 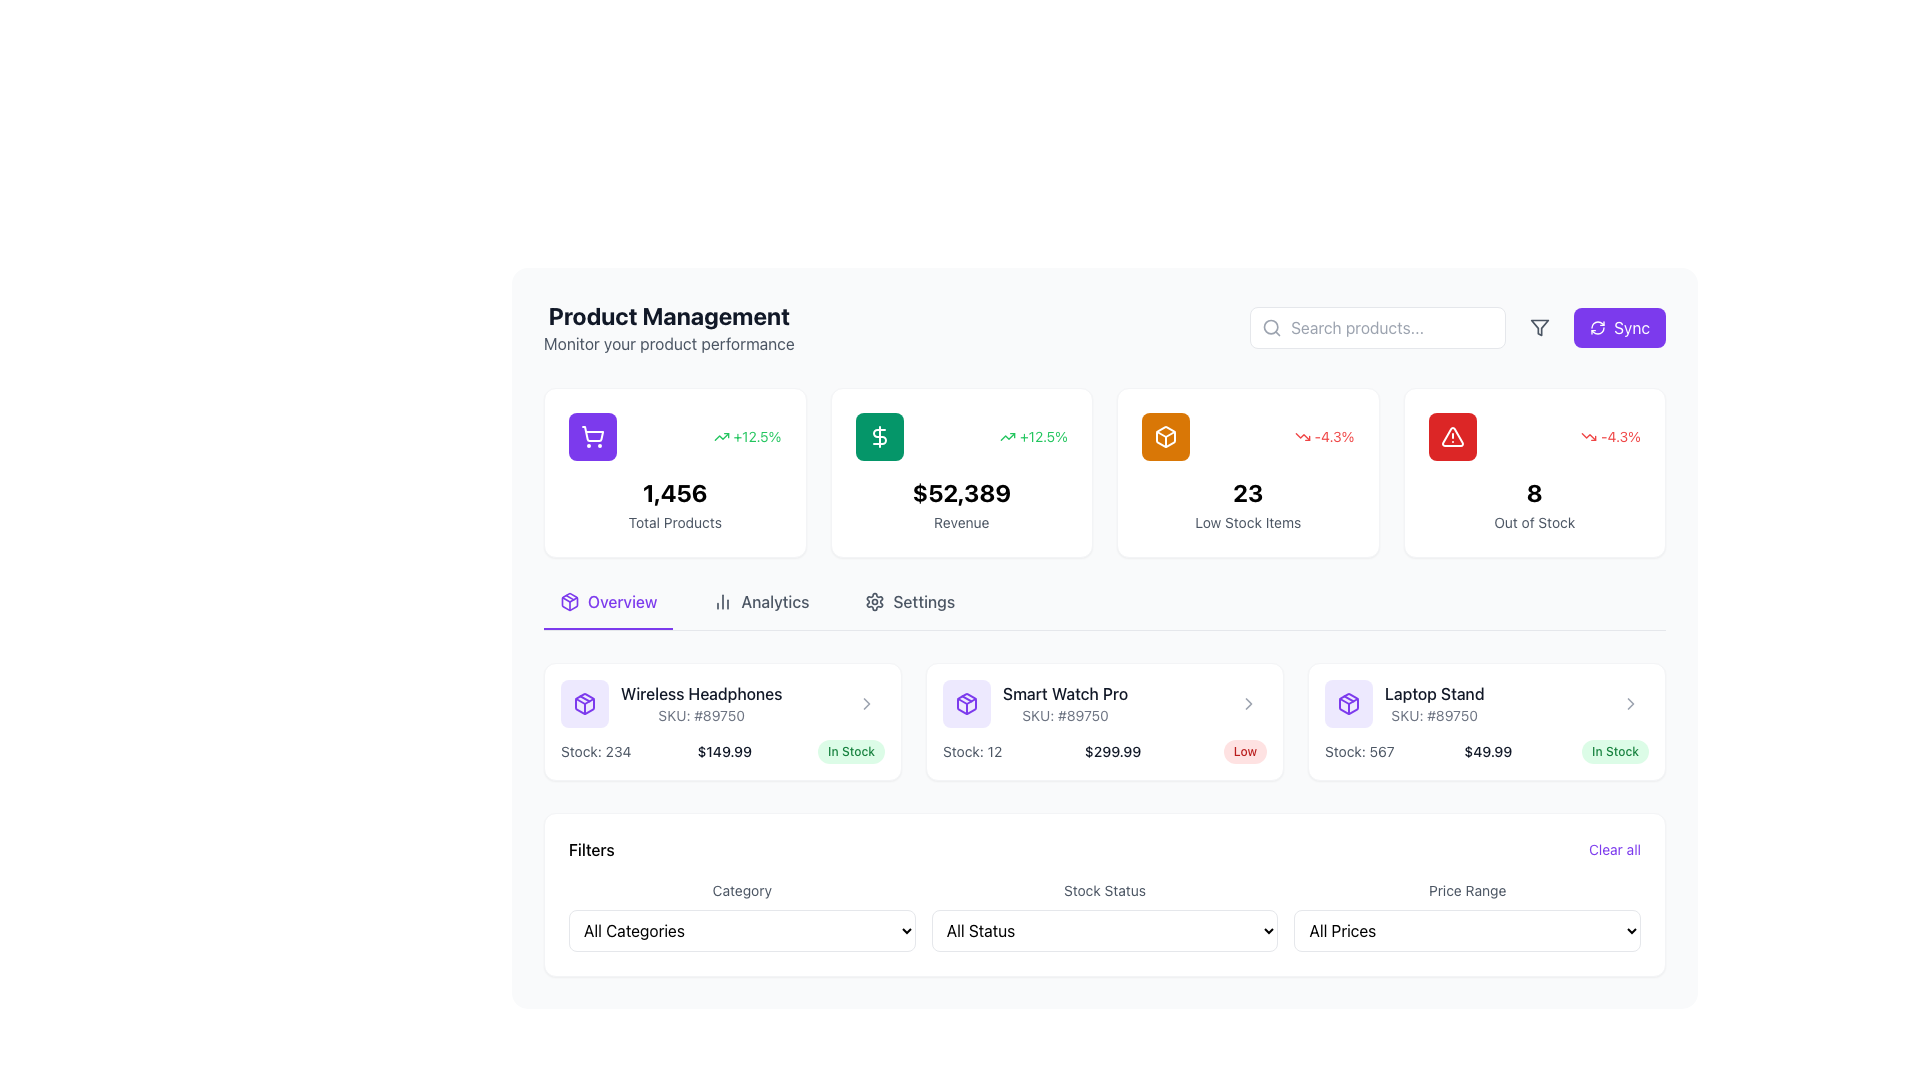 What do you see at coordinates (1064, 715) in the screenshot?
I see `the SKU text label located below the product title for 'Smart Watch Pro' within the product information card` at bounding box center [1064, 715].